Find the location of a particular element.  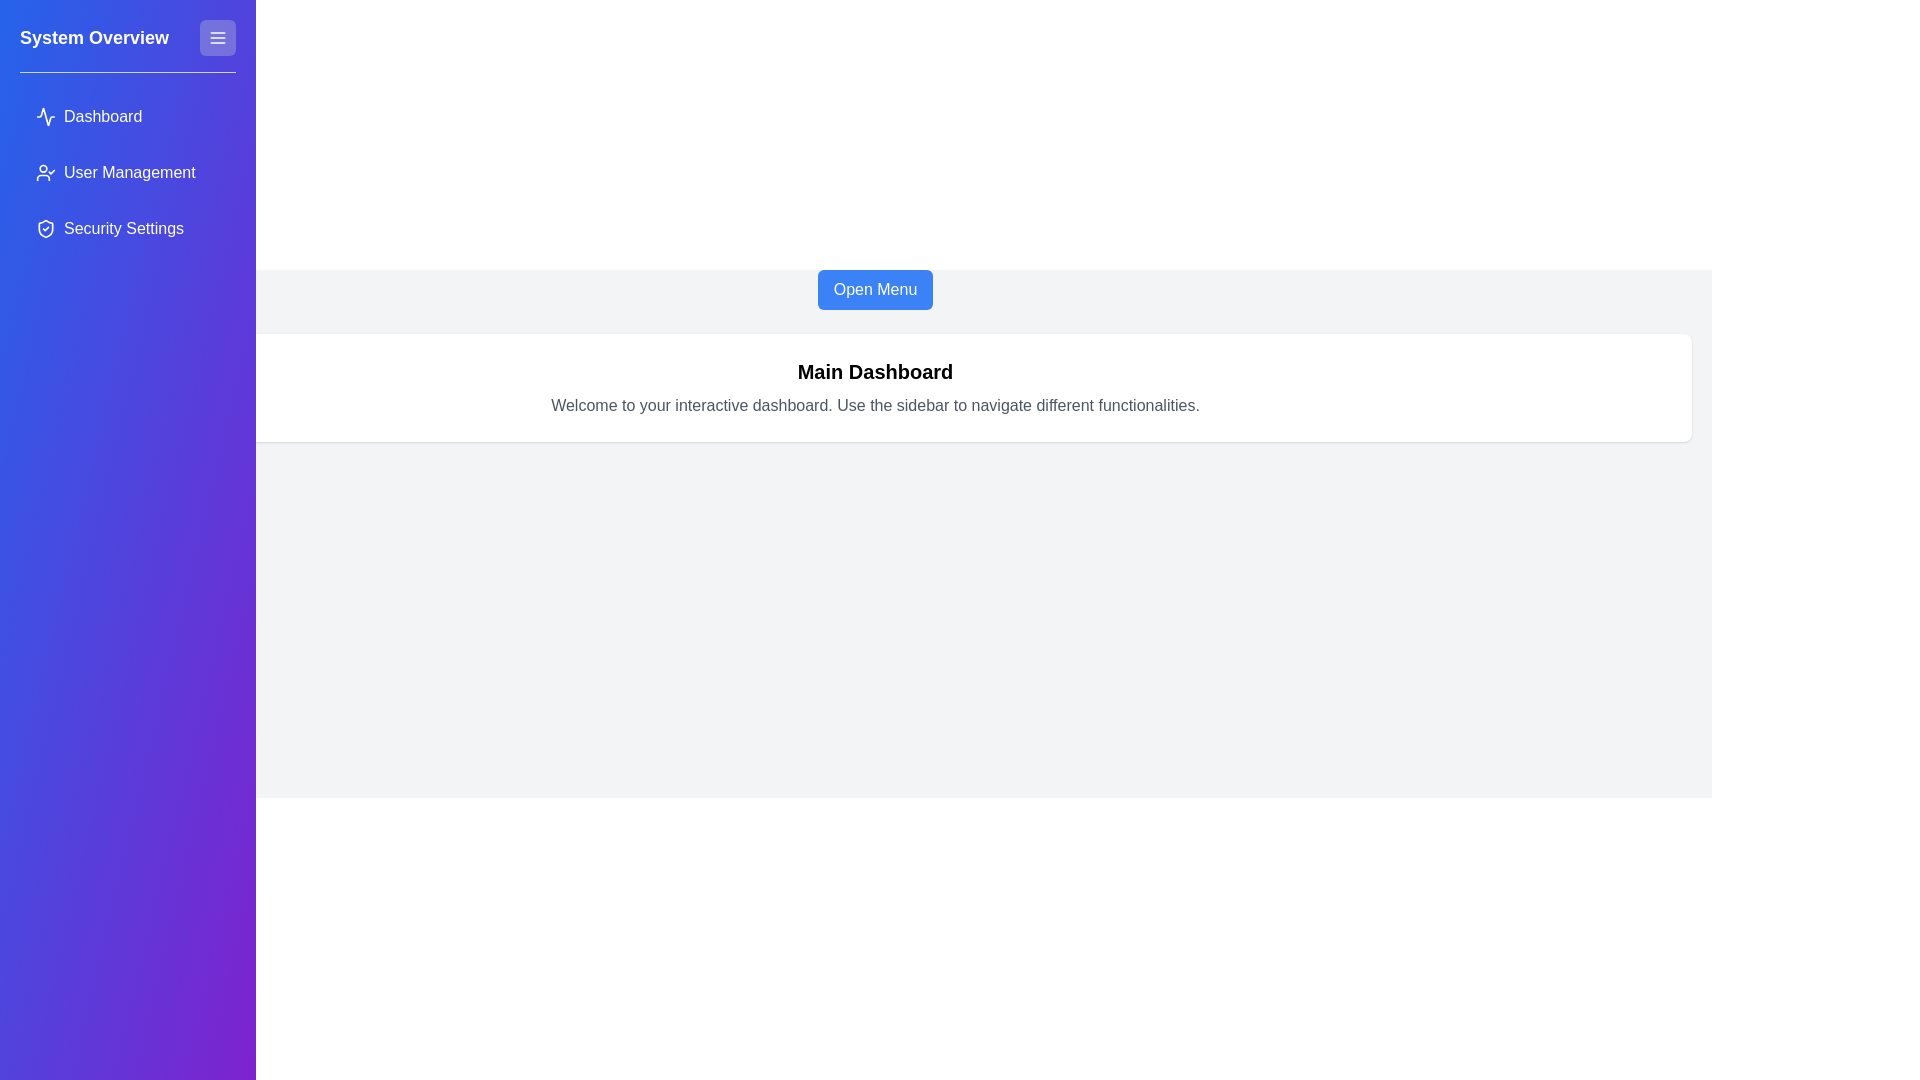

the 'Open Menu' button to reveal the sidebar is located at coordinates (874, 289).